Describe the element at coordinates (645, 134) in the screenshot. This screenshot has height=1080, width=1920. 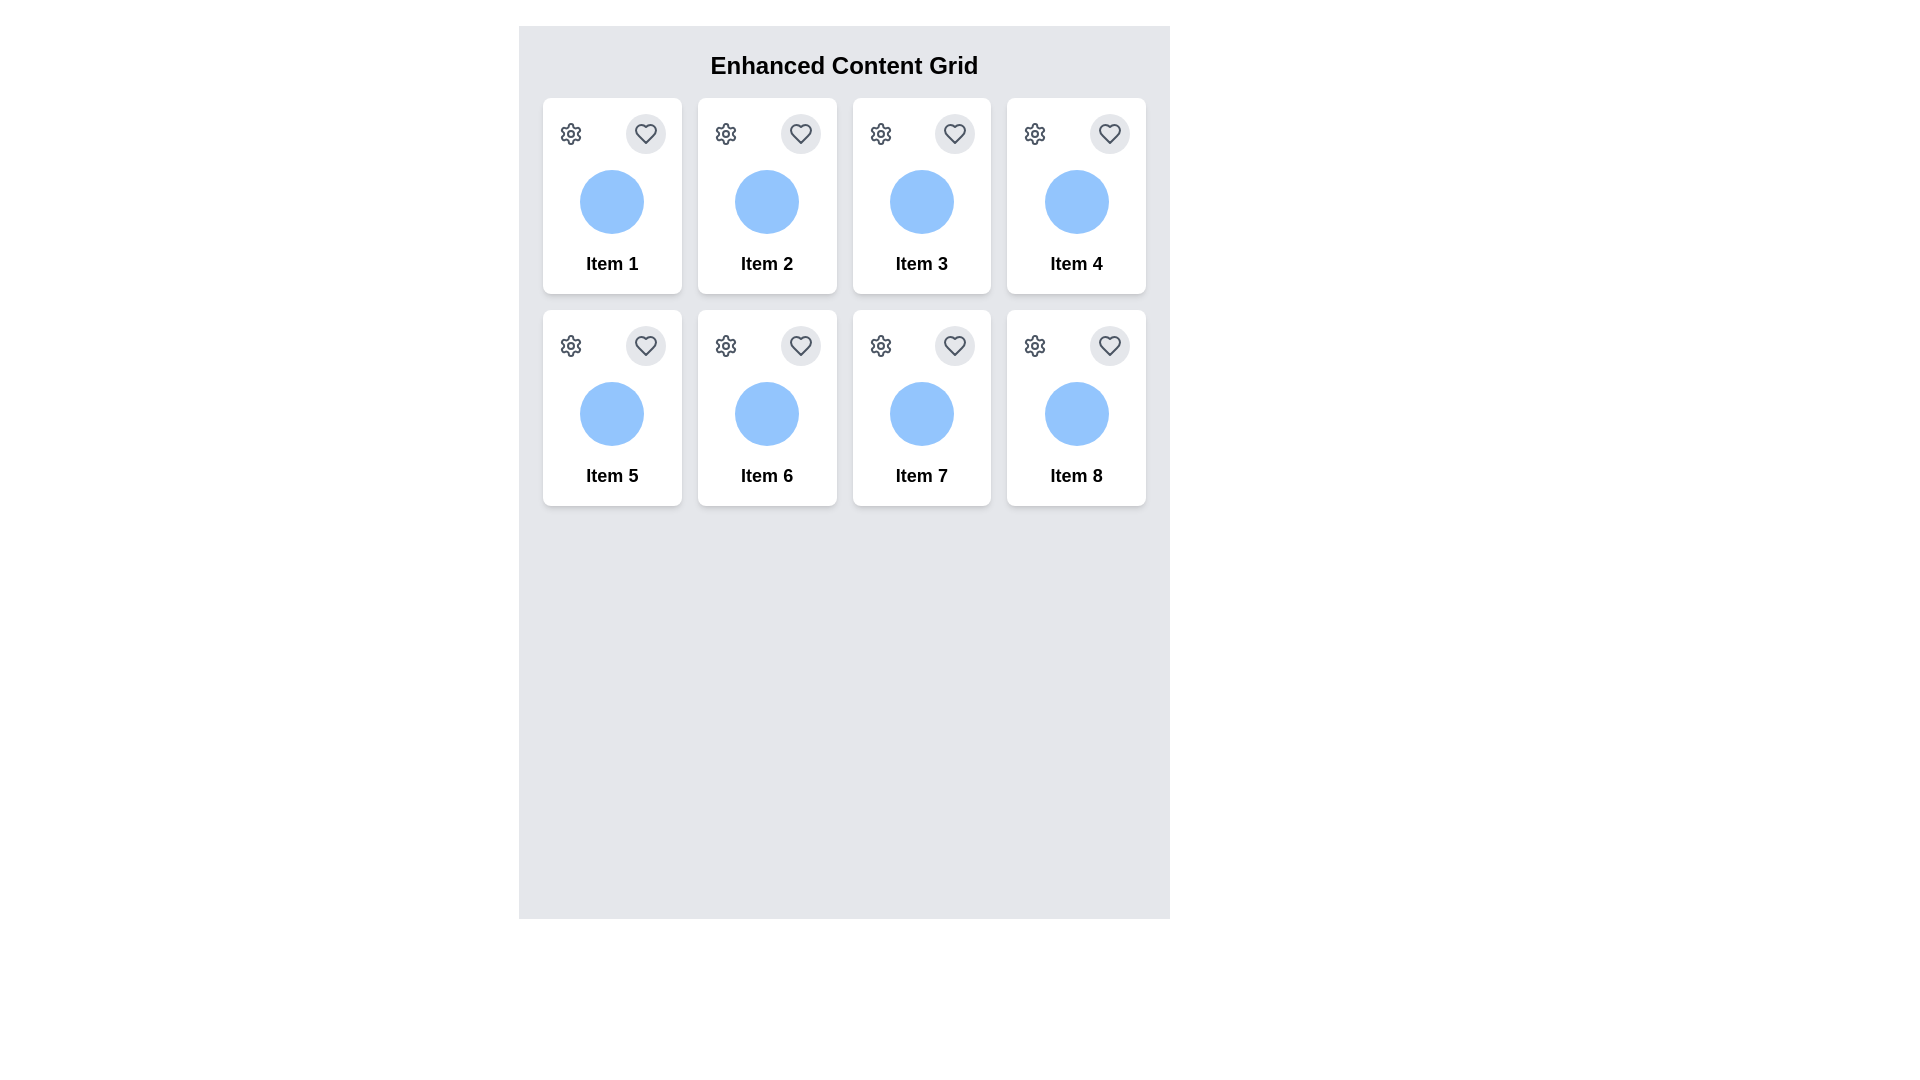
I see `the heart-shaped icon located at the top right corner of the first card under the heading 'Enhanced Content Grid' to favorite the item` at that location.